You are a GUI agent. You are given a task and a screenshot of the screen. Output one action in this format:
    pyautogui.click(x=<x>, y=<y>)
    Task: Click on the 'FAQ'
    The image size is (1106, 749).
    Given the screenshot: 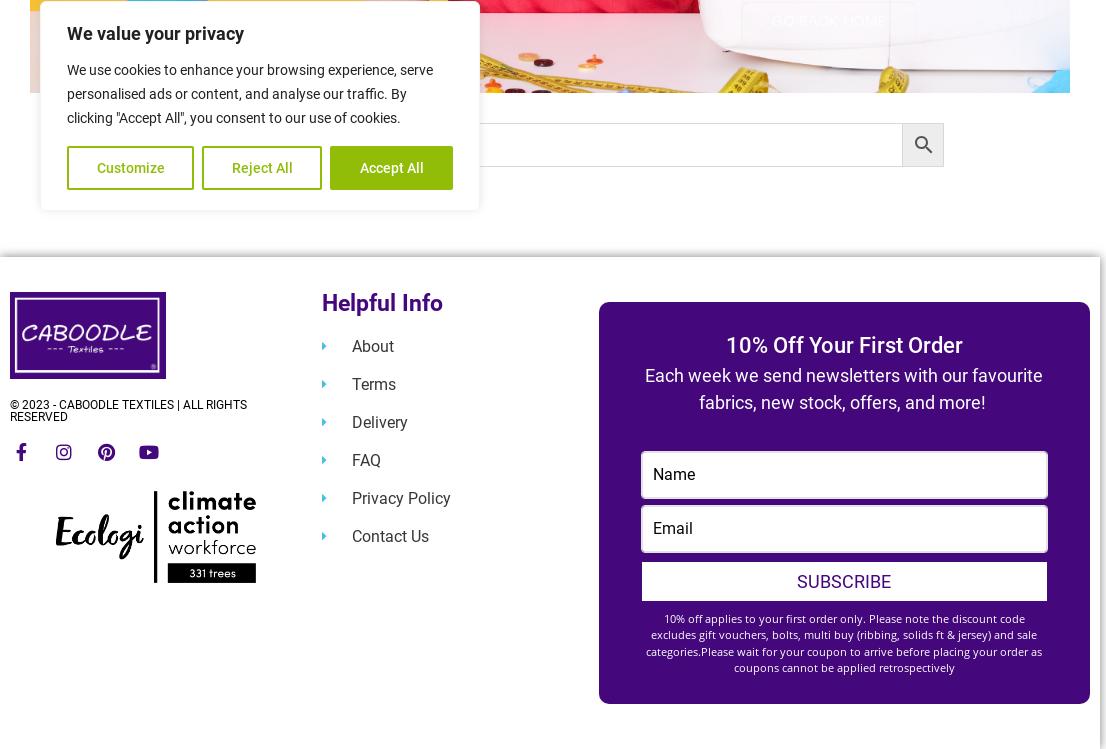 What is the action you would take?
    pyautogui.click(x=364, y=459)
    